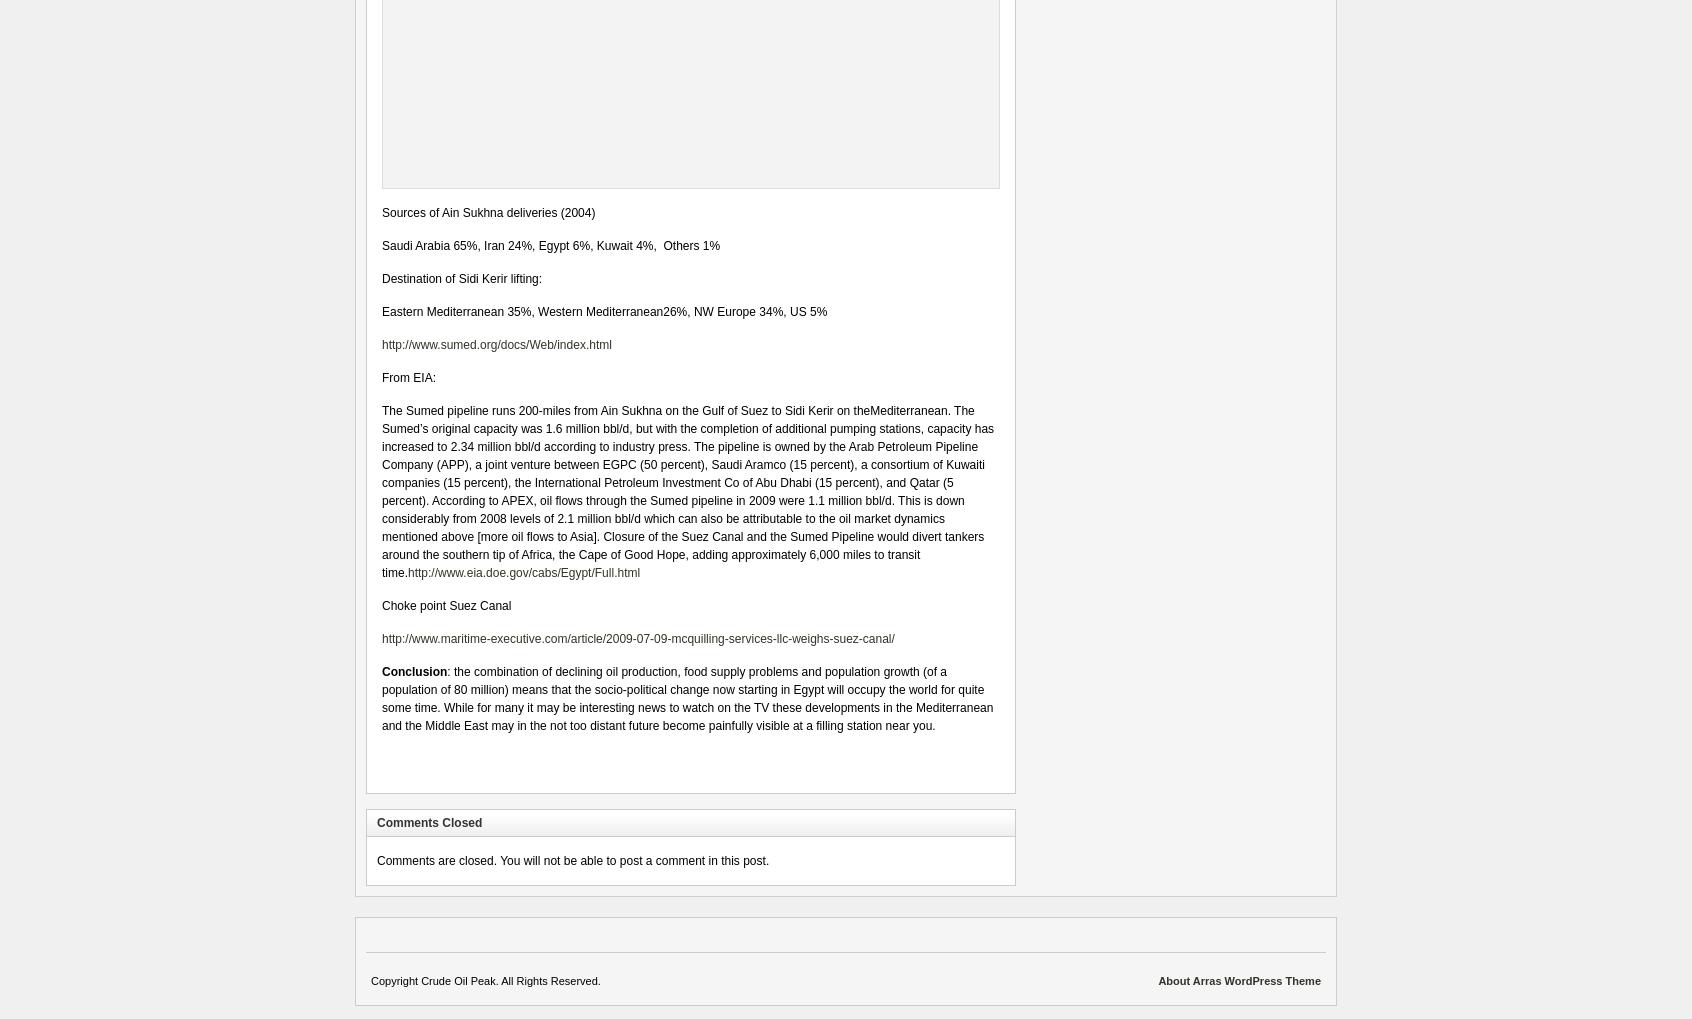  Describe the element at coordinates (382, 490) in the screenshot. I see `'The Sumed pipeline runs 200-miles from Ain Sukhna on the Gulf of Suez to Sidi Kerir on theMediterranean. The Sumed’s original capacity was 1.6 million bbl/d, but with the completion of additional pumping stations, capacity has increased to 2.34 million bbl/d according to industry press. The pipeline is owned by the Arab Petroleum Pipeline Company (APP), a joint venture between EGPC (50 percent), Saudi Aramco (15 percent), a consortium of Kuwaiti companies (15 percent), the International Petroleum Investment Co of Abu Dhabi (15 percent), and Qatar (5 percent). According to APEX, oil flows through the Sumed pipeline in 2009 were 1.1 million bbl/d. This is down considerably from 2008 levels of 2.1 million bbl/d which can also be attributable to the oil market dynamics mentioned above [more oil flows to Asia]. Closure of the Suez Canal and the Sumed Pipeline would divert tankers around the southern tip of Africa, the Cape of Good Hope, adding approximately 6,000 miles to transit time.'` at that location.